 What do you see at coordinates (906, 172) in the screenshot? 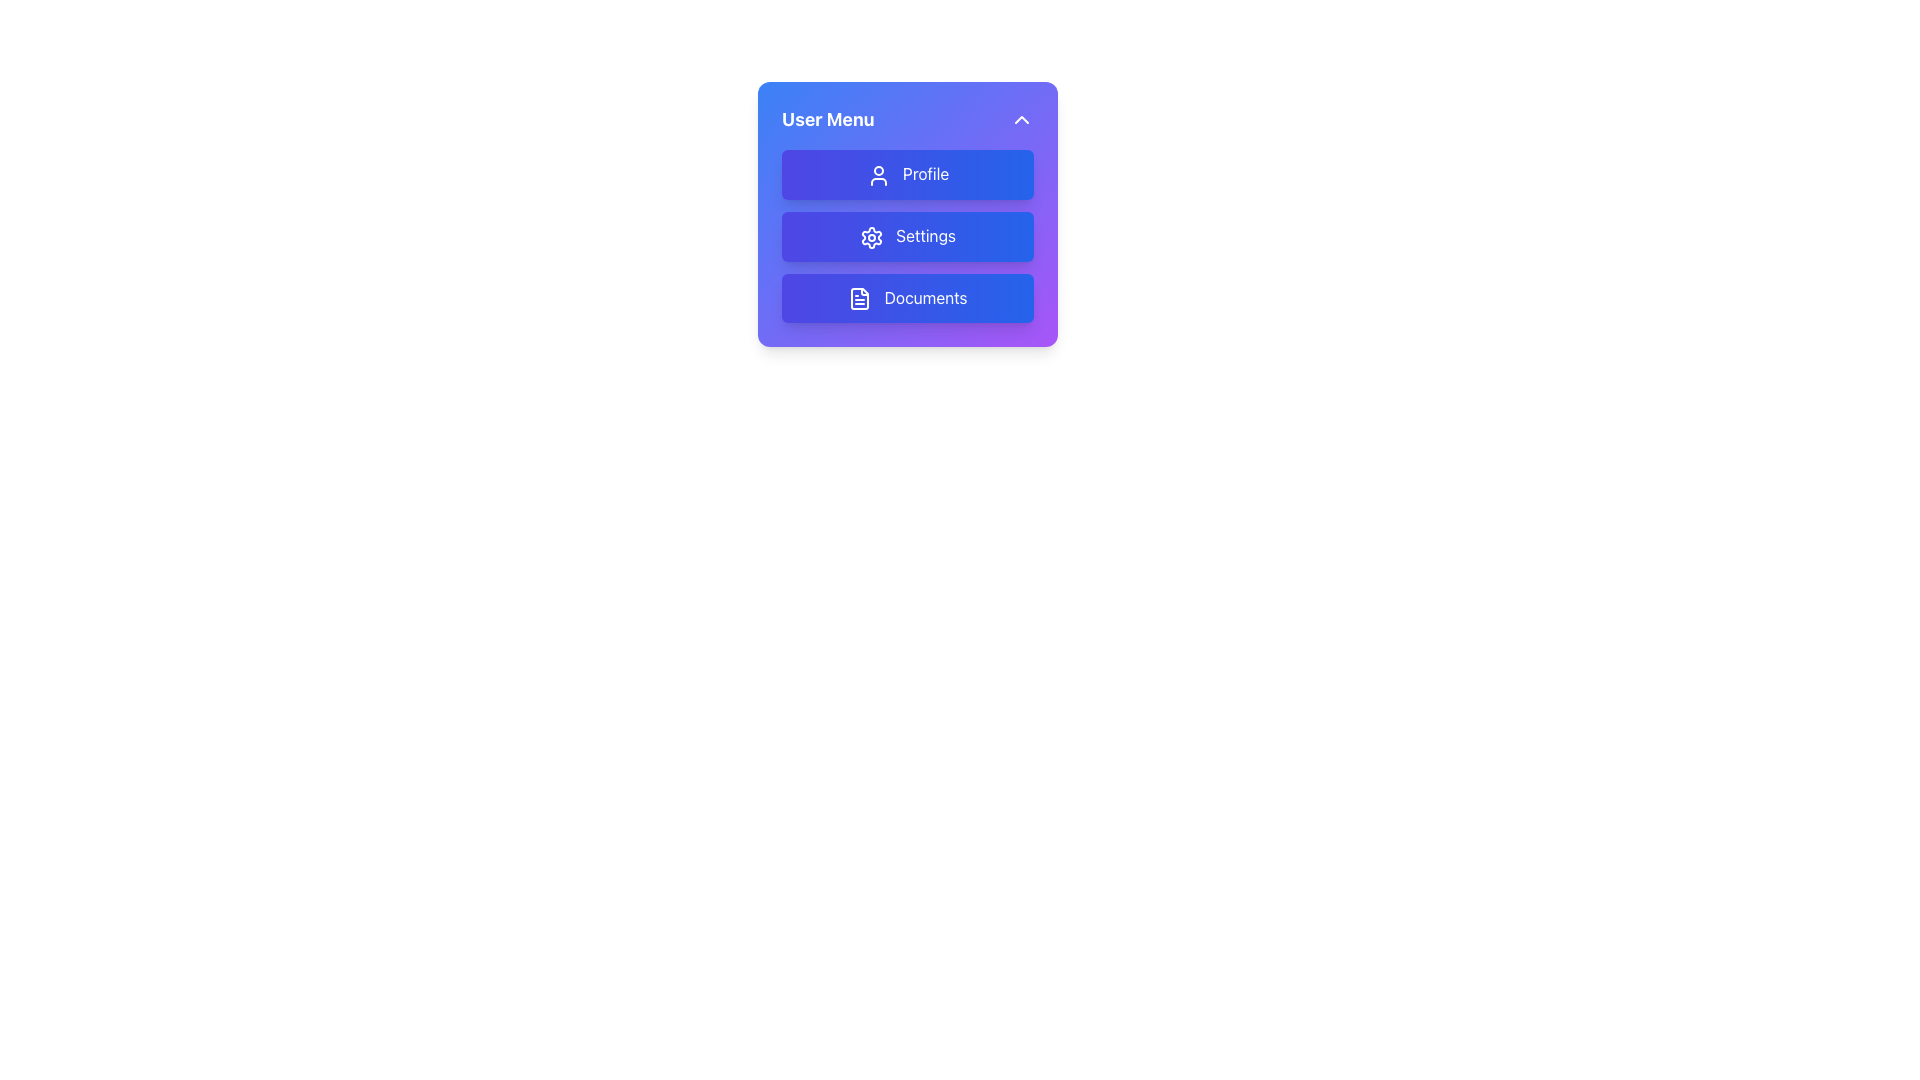
I see `the 'Profile' button, which is the first button in a vertical list with a gradient background and user icon, to trigger the hover state effect` at bounding box center [906, 172].